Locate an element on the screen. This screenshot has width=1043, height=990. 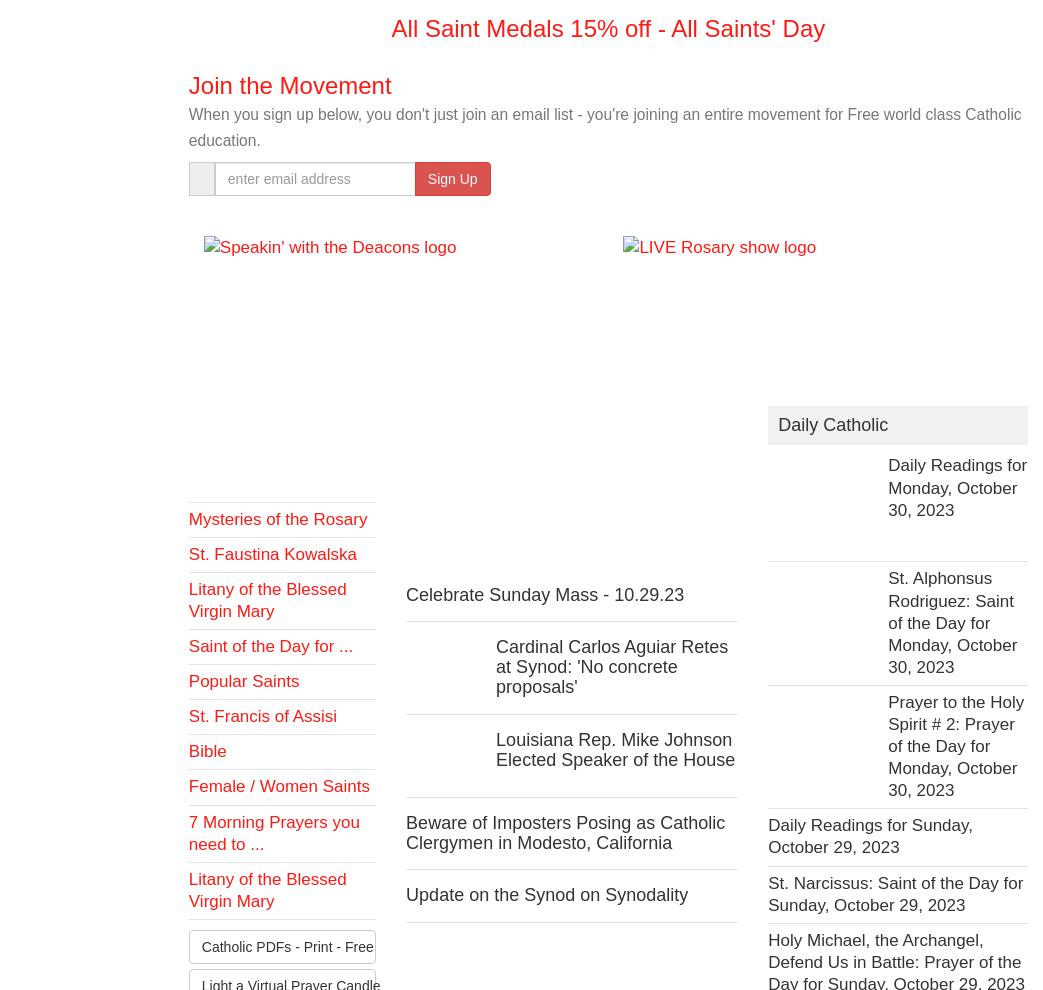
'Bible' is located at coordinates (186, 751).